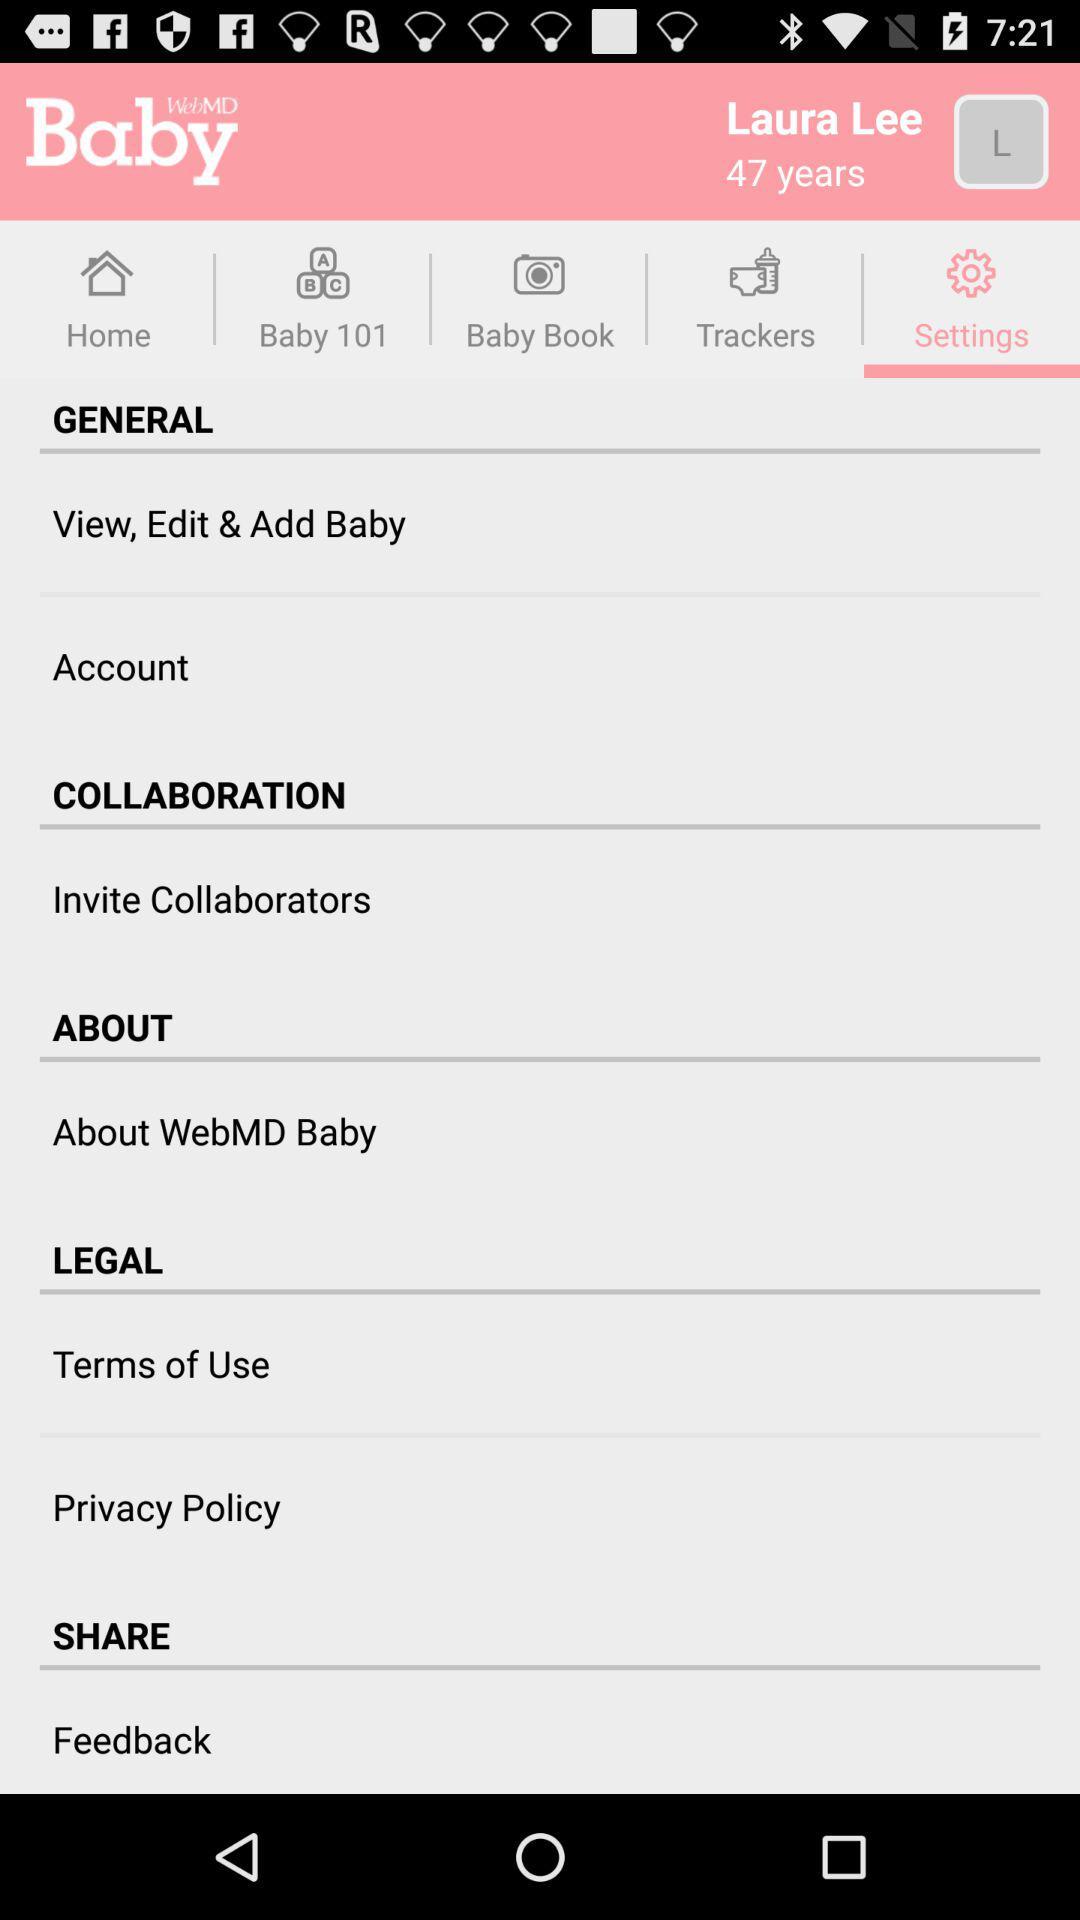  Describe the element at coordinates (540, 1667) in the screenshot. I see `the icon above the feedback` at that location.